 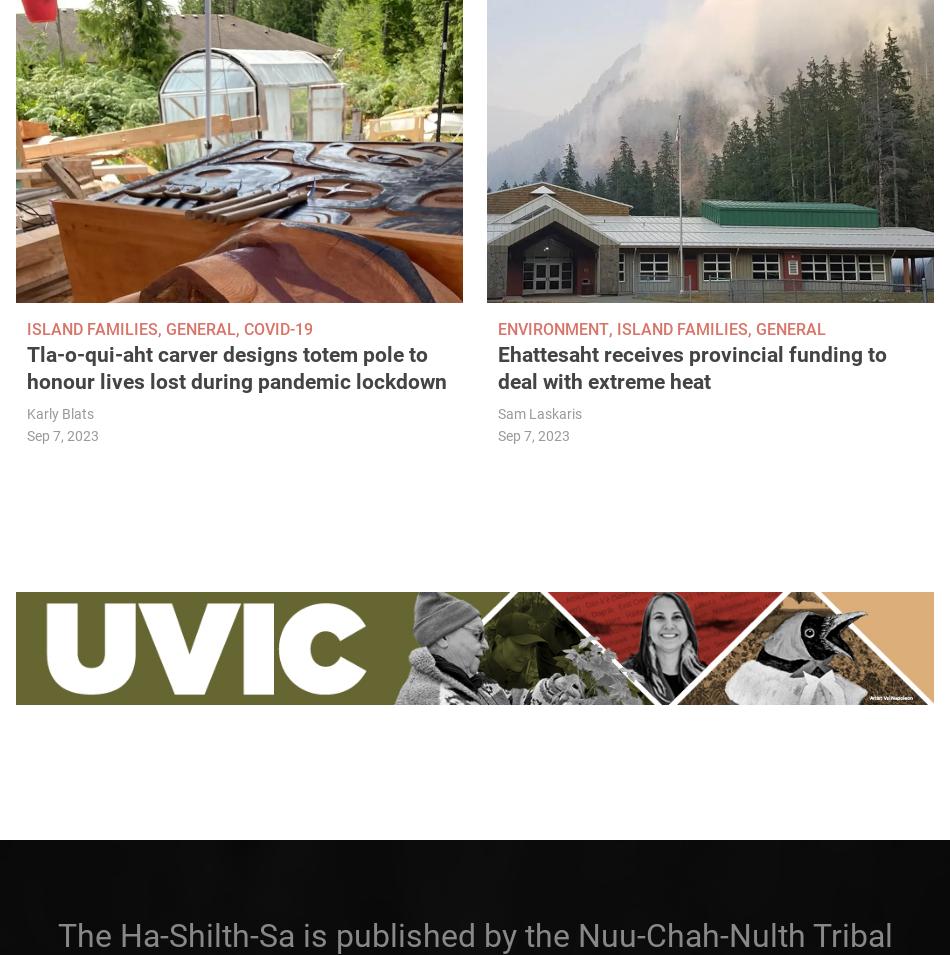 What do you see at coordinates (553, 328) in the screenshot?
I see `'Environment'` at bounding box center [553, 328].